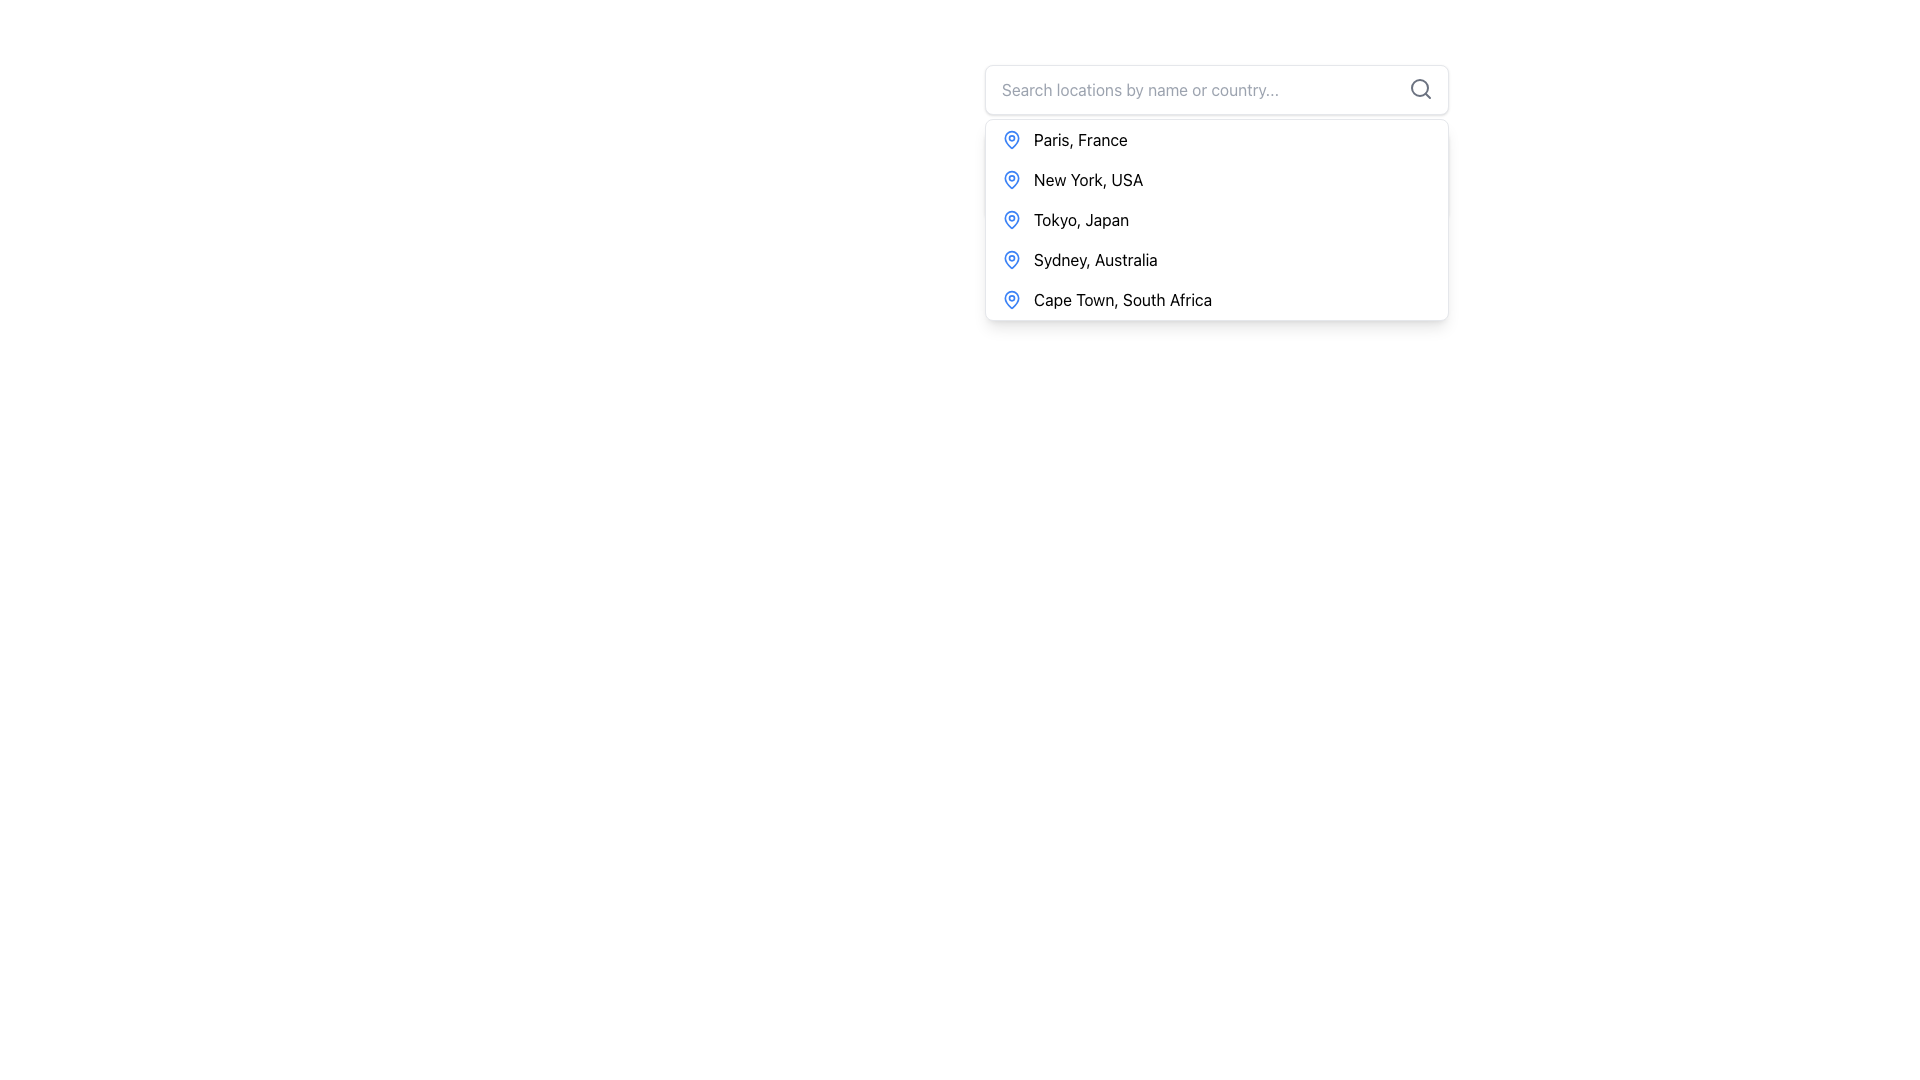  Describe the element at coordinates (1012, 299) in the screenshot. I see `the blue outlined map pin icon located to the left of 'Cape Town, South Africa' in the dropdown menu, which is the fifth icon in the vertical list` at that location.